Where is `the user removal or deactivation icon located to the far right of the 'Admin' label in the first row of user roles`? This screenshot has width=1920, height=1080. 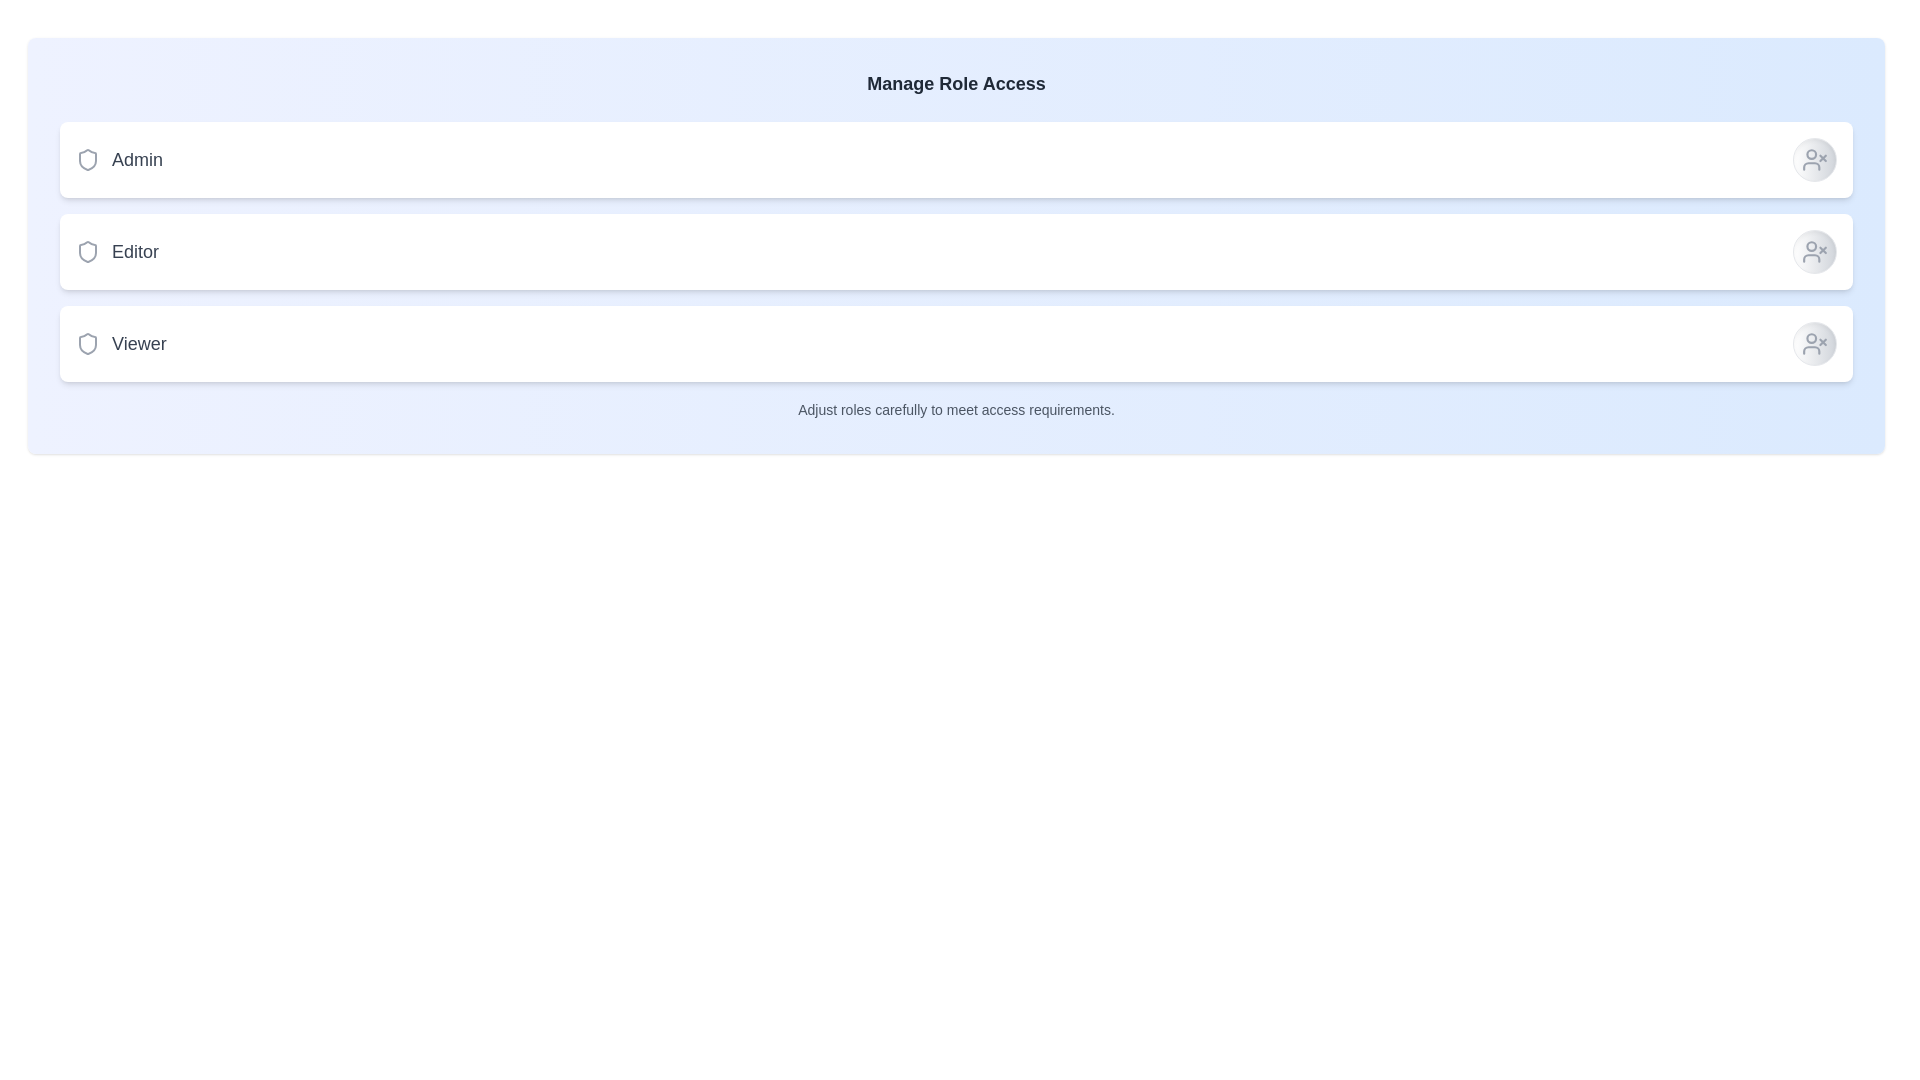
the user removal or deactivation icon located to the far right of the 'Admin' label in the first row of user roles is located at coordinates (1814, 158).